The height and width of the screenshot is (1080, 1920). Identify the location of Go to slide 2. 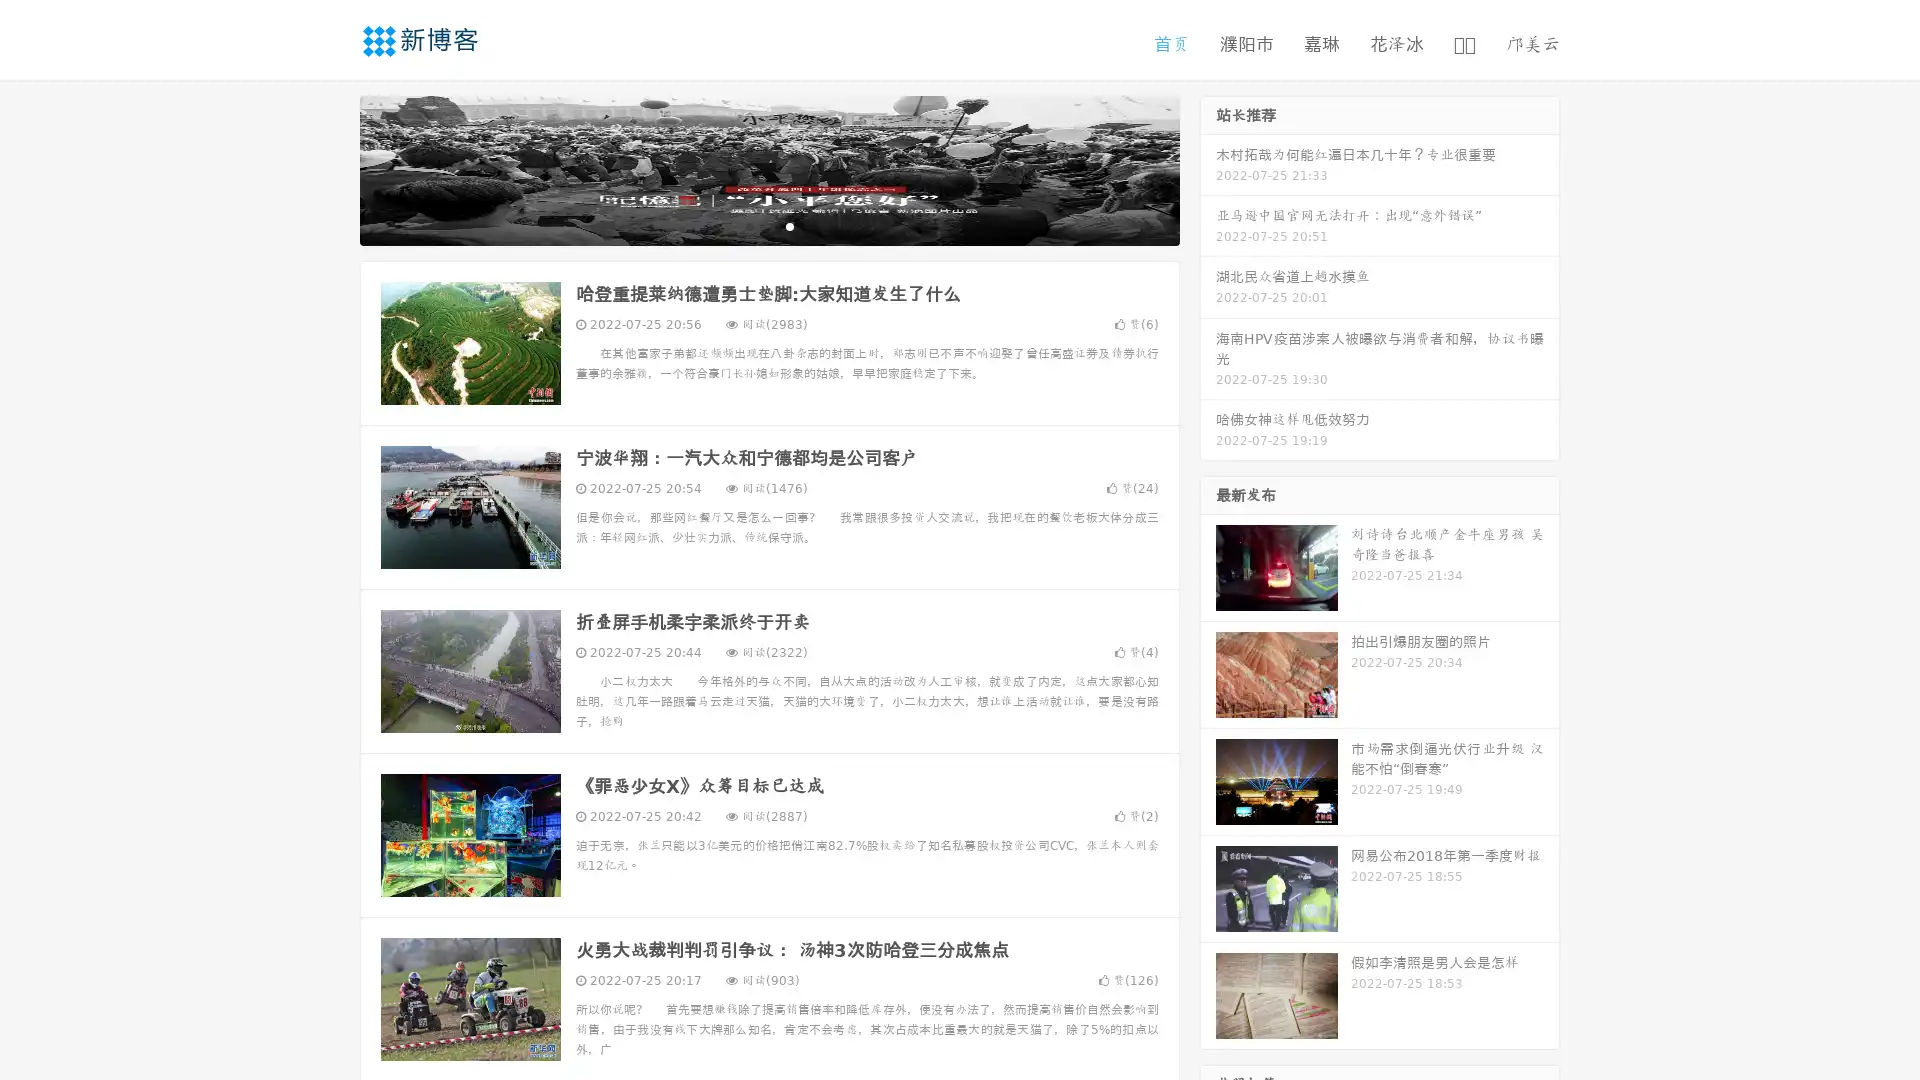
(768, 225).